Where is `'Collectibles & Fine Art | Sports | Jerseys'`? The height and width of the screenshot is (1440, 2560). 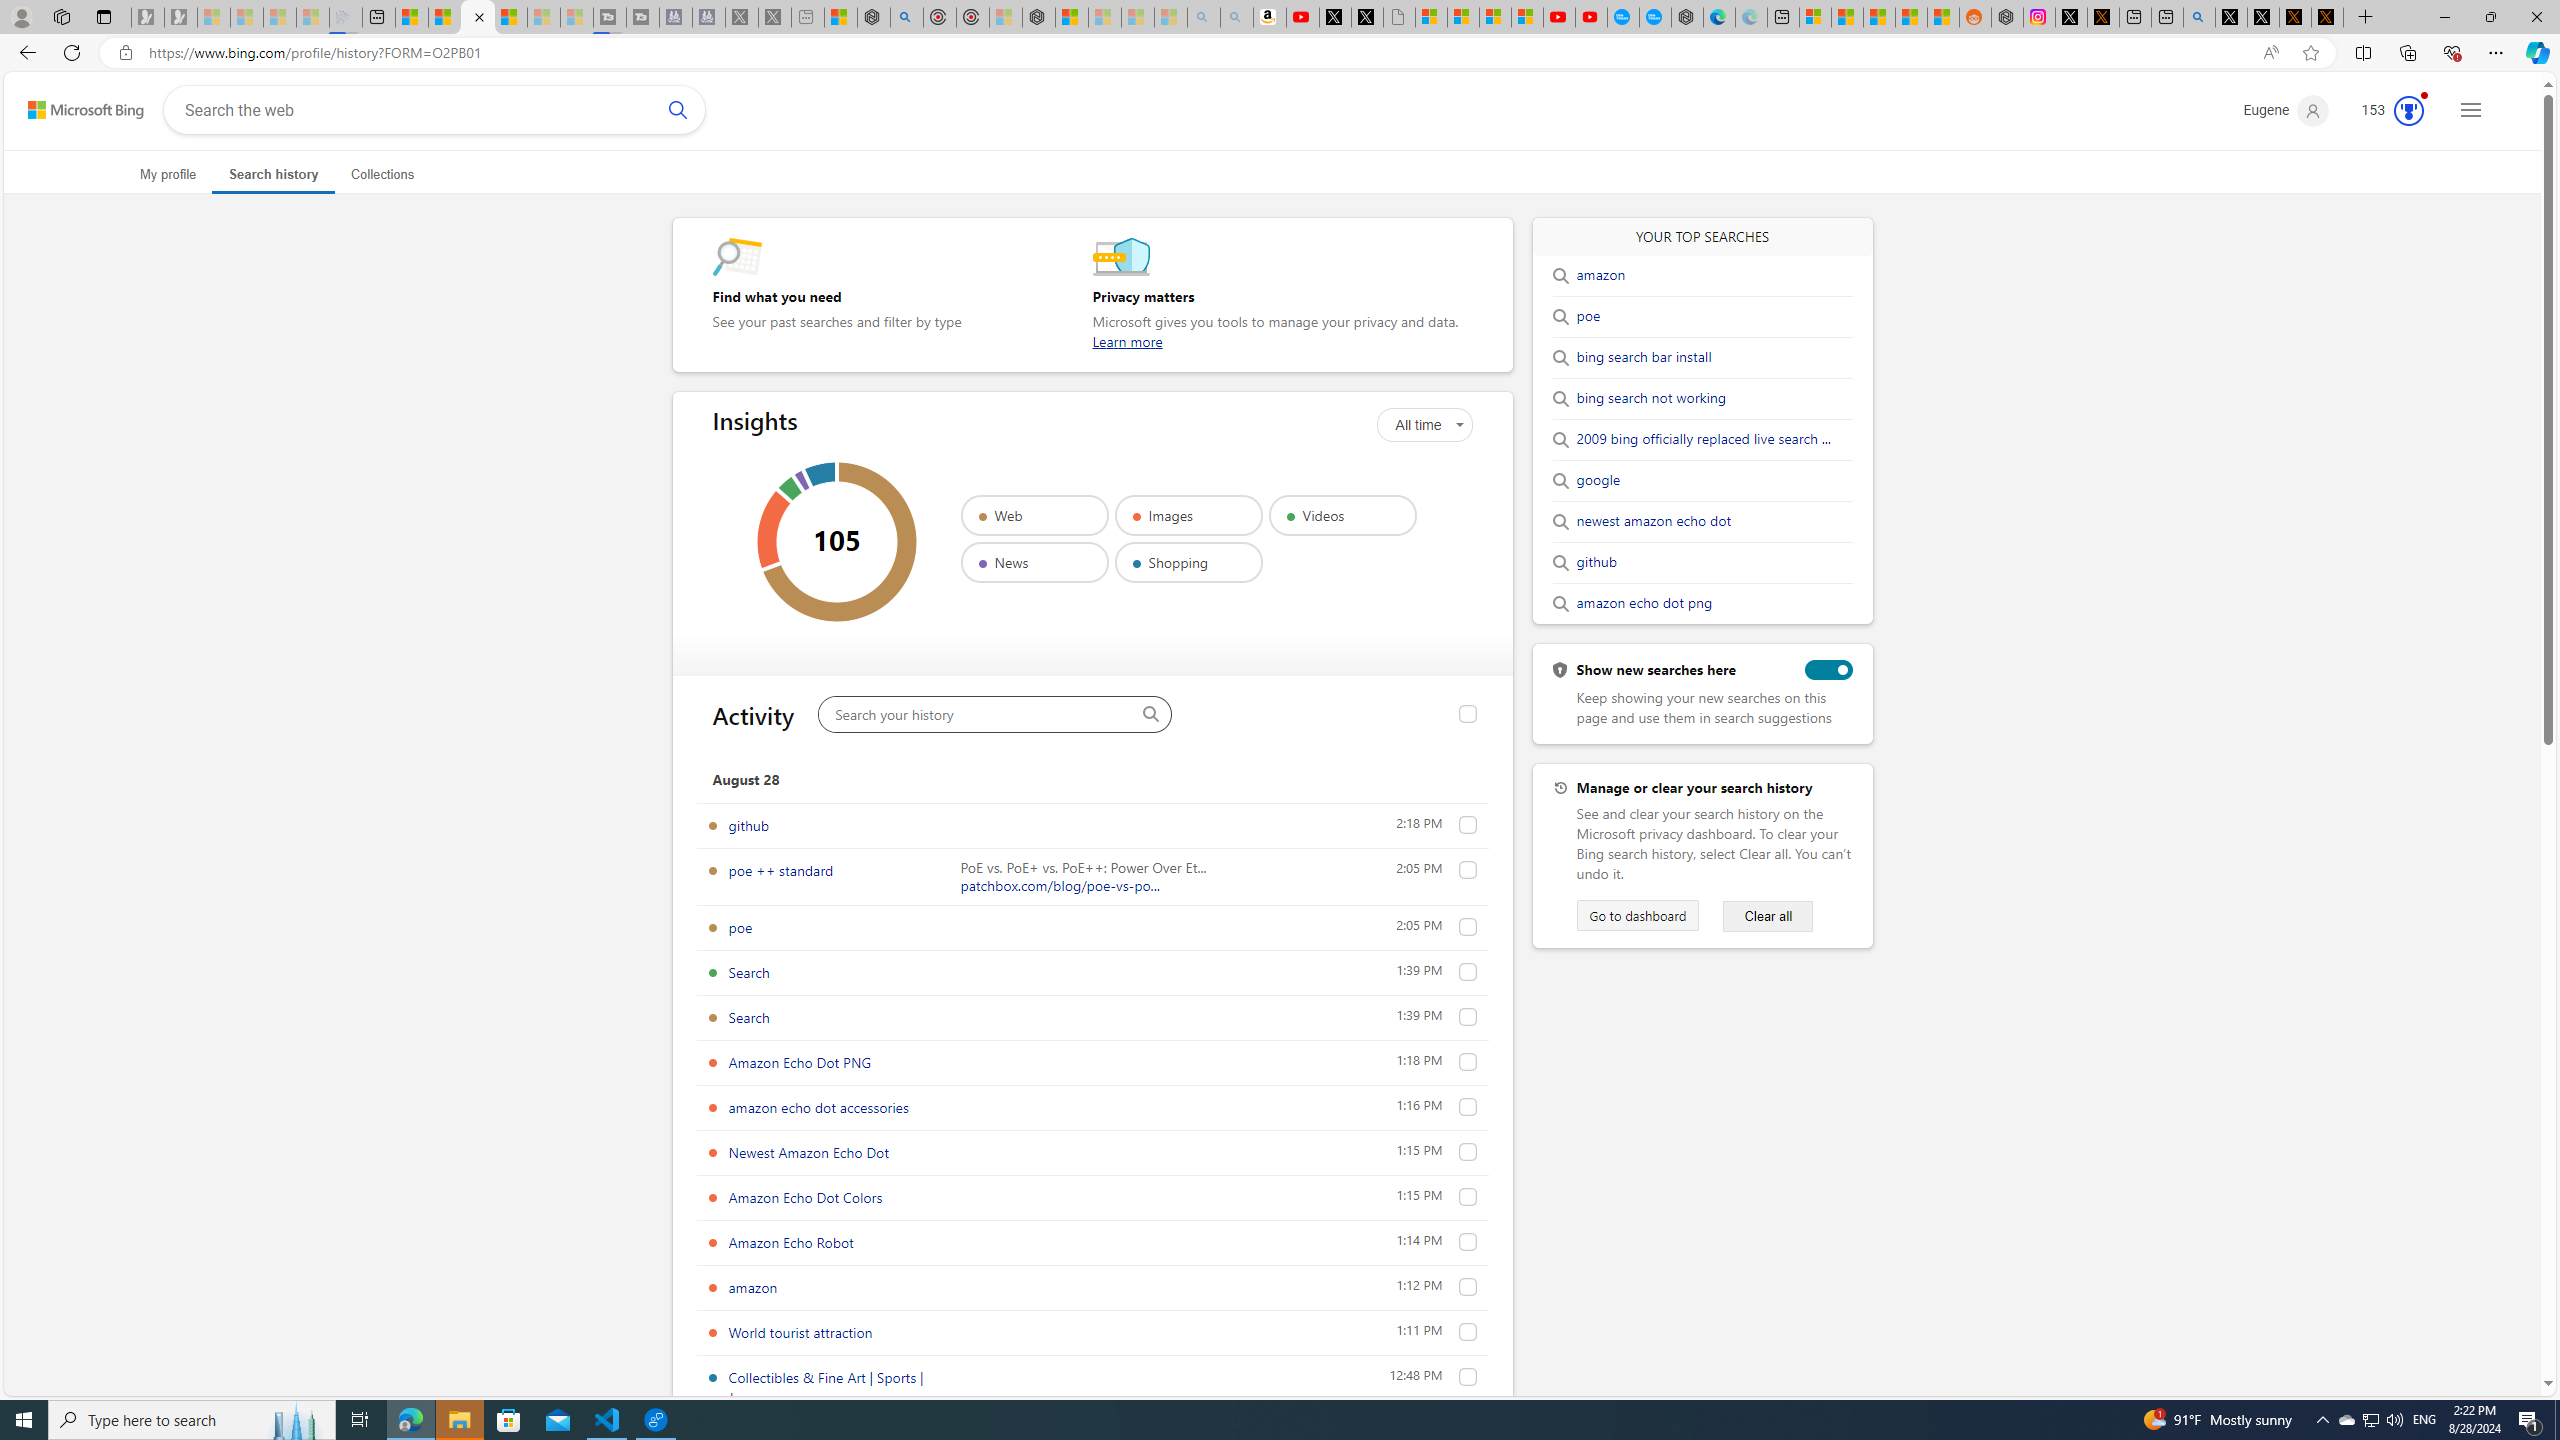 'Collectibles & Fine Art | Sports | Jerseys' is located at coordinates (824, 1386).